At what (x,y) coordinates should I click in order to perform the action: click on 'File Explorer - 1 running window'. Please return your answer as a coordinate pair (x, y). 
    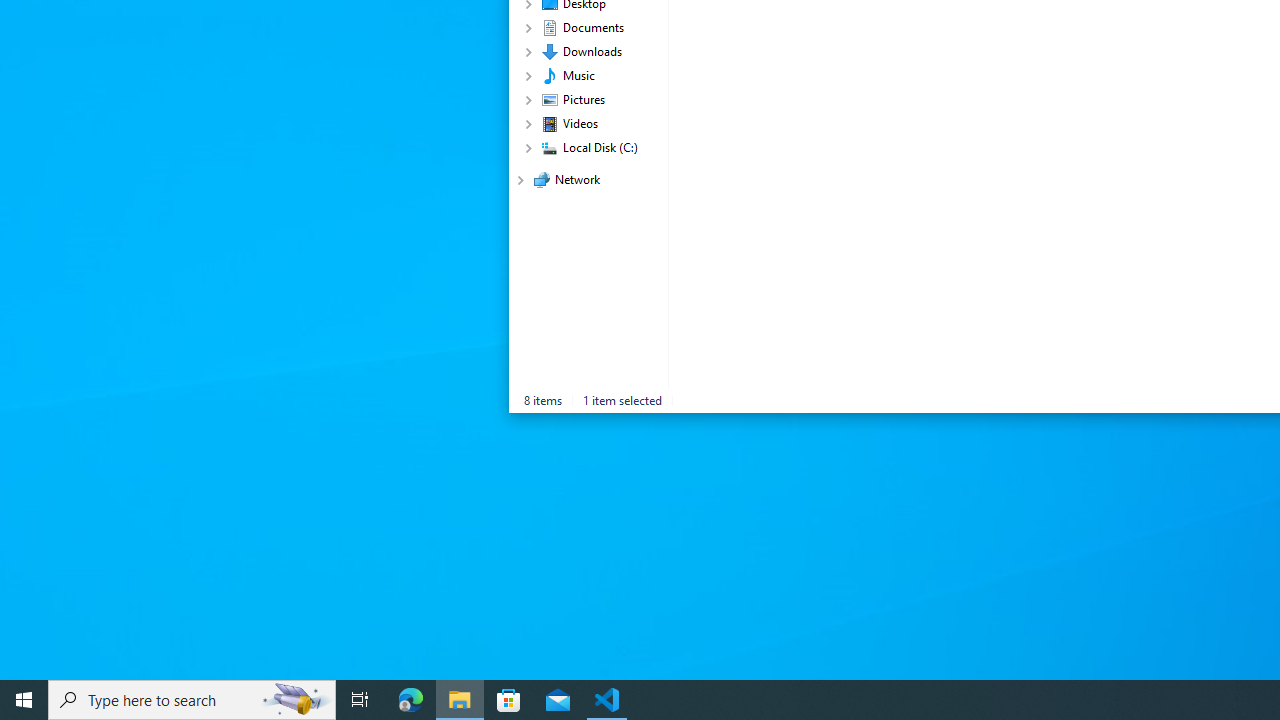
    Looking at the image, I should click on (459, 698).